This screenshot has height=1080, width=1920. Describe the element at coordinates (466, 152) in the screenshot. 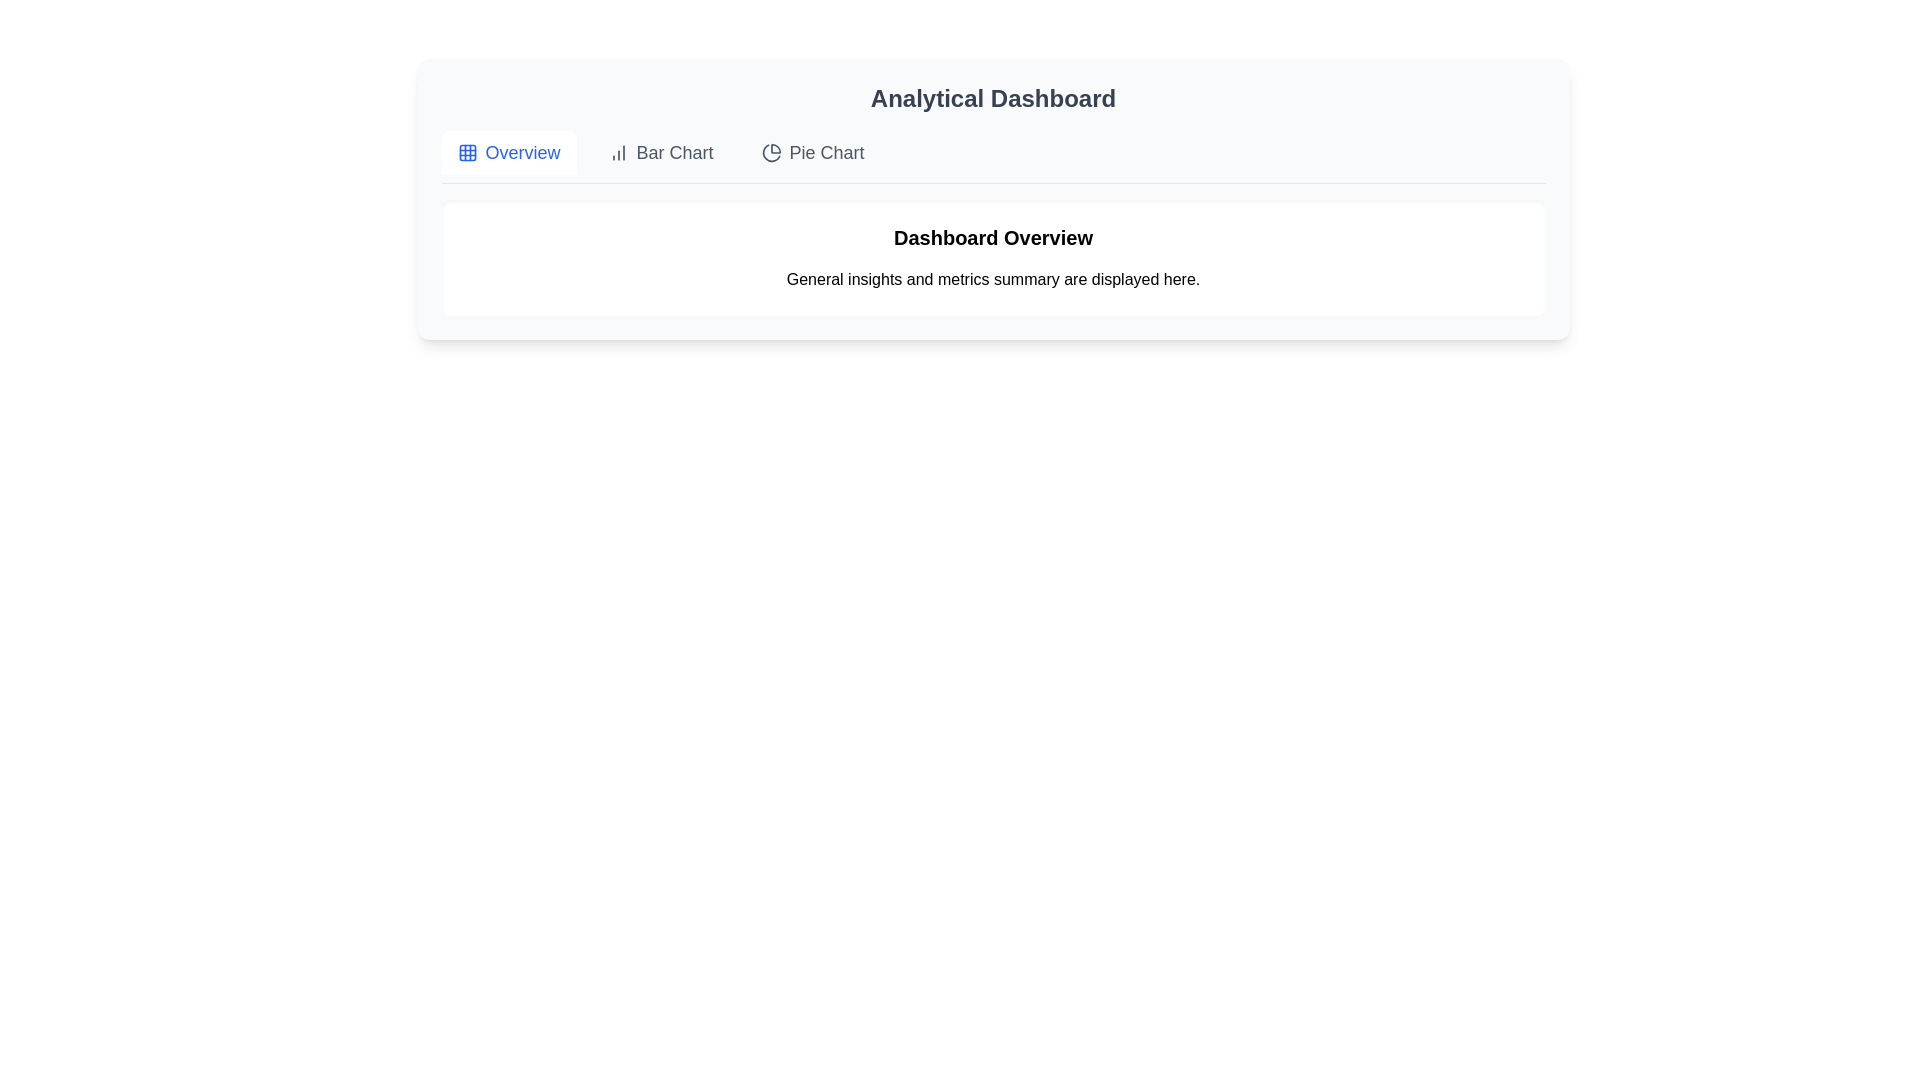

I see `the grid icon with a blue outline located to the left of the 'Overview' text for accessibility navigation` at that location.